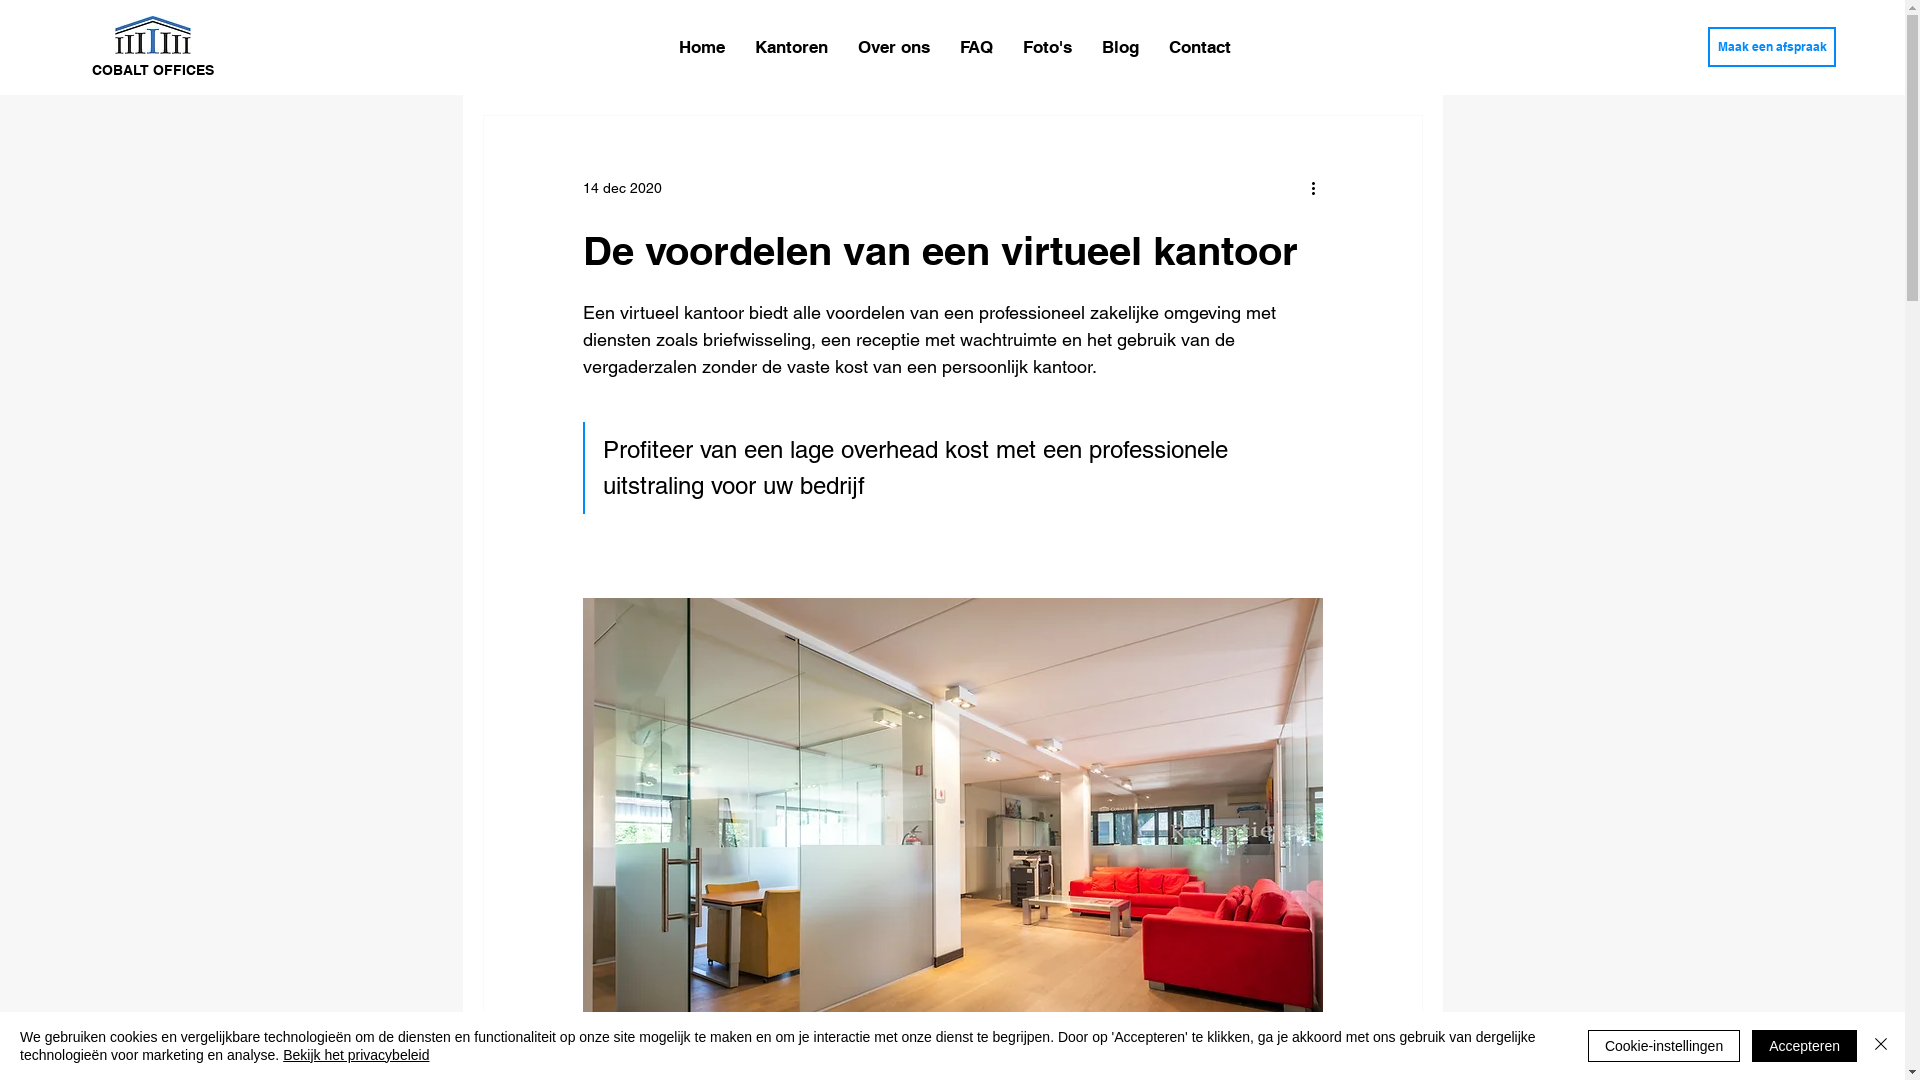 The image size is (1920, 1080). What do you see at coordinates (1200, 45) in the screenshot?
I see `'Contact'` at bounding box center [1200, 45].